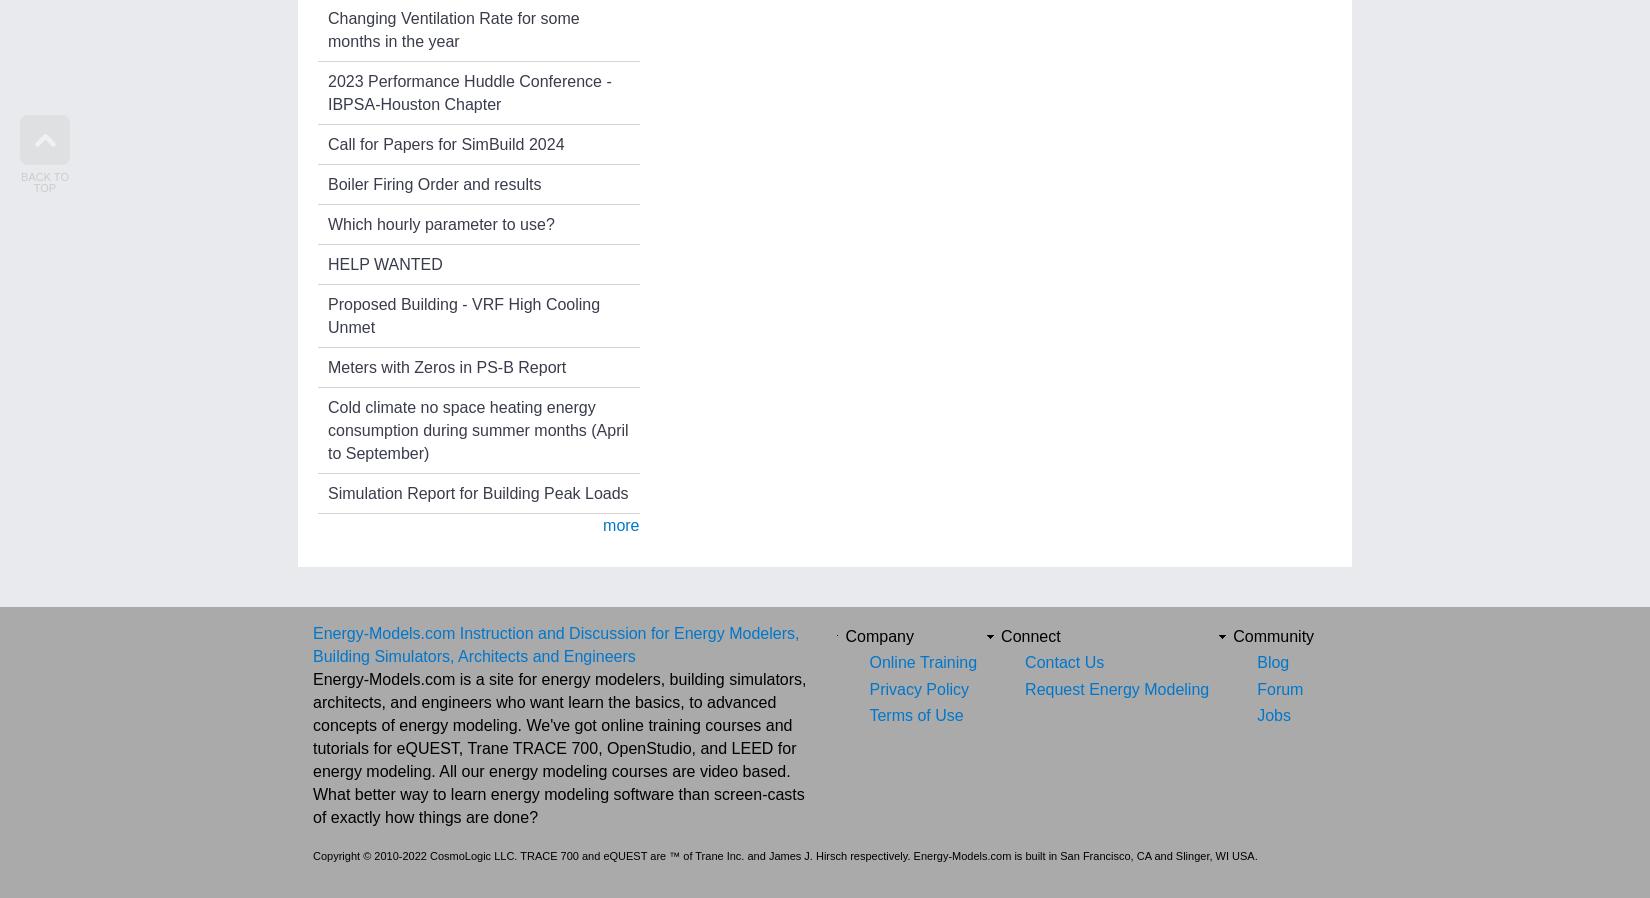  What do you see at coordinates (452, 28) in the screenshot?
I see `'Changing Ventilation Rate for some months in the year'` at bounding box center [452, 28].